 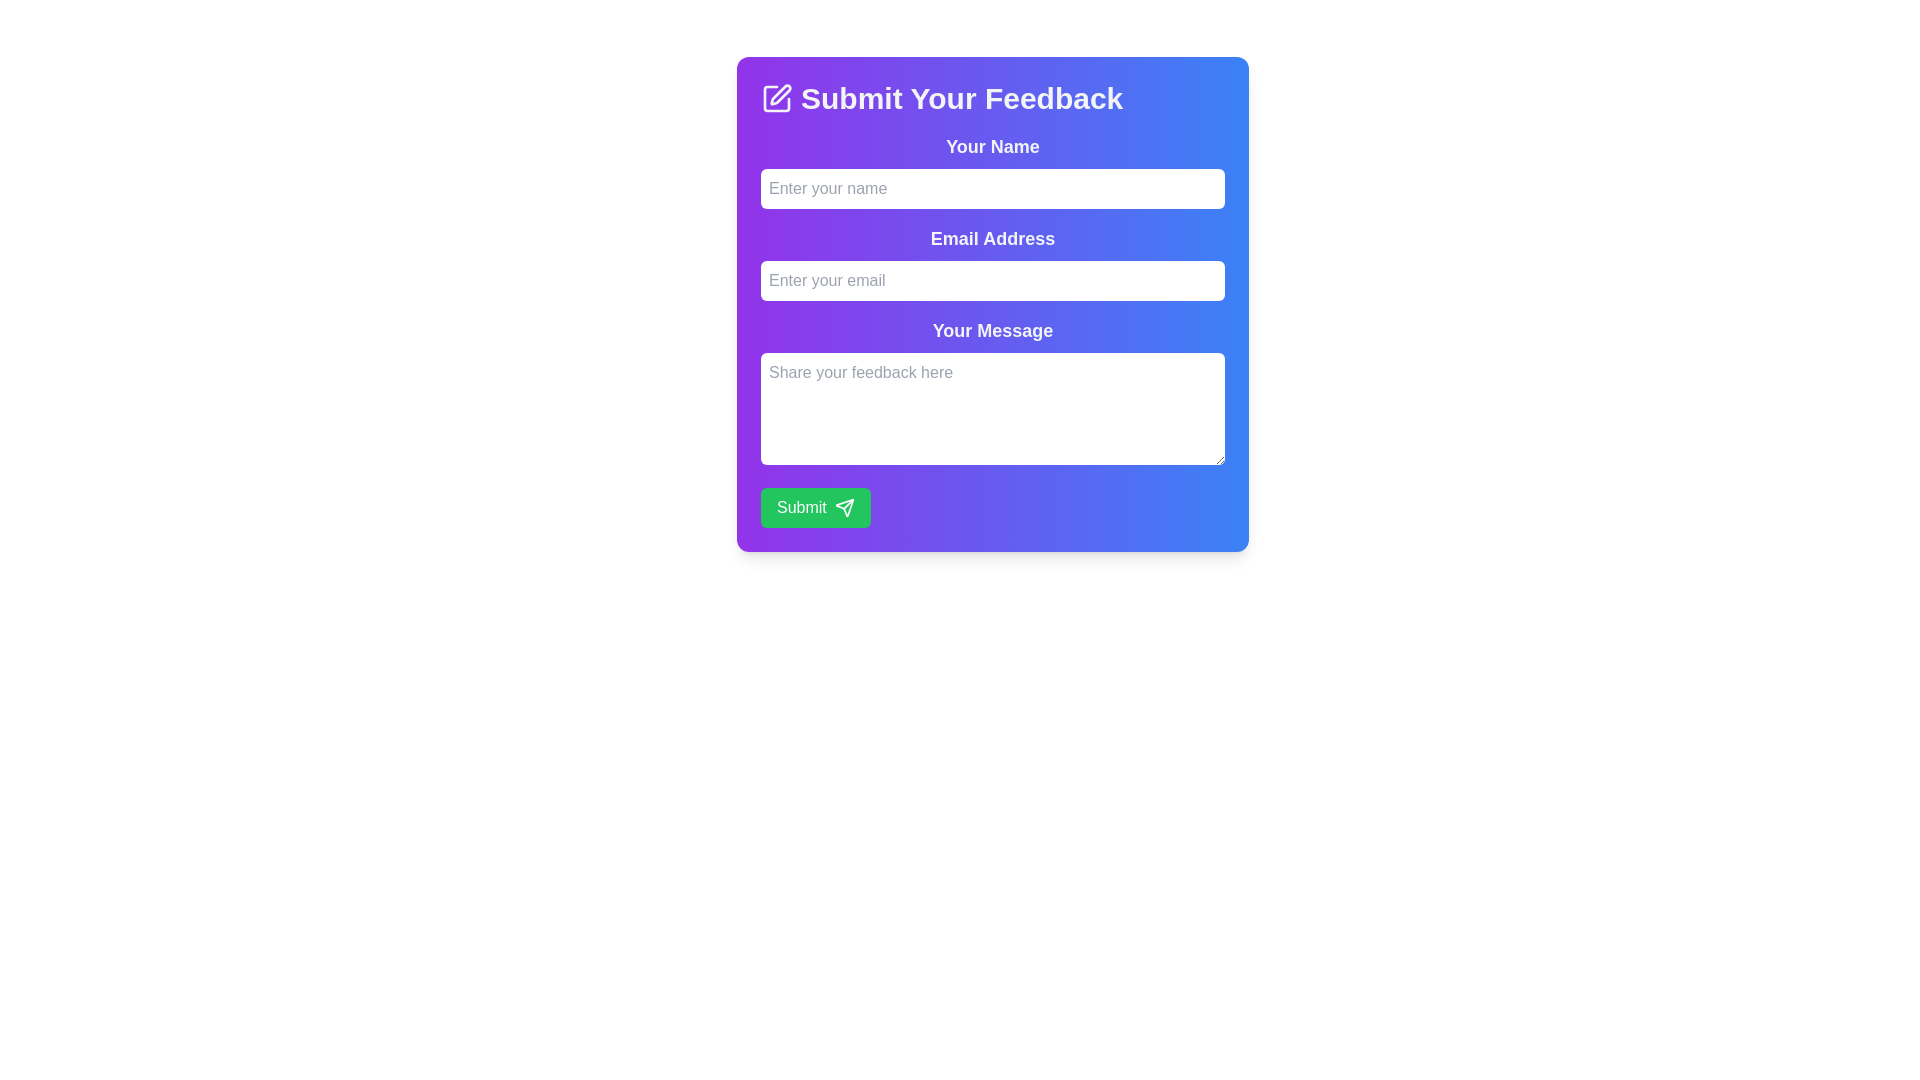 I want to click on the 'Submit' button that contains a paper airplane icon, located at the right side of the button, so click(x=844, y=507).